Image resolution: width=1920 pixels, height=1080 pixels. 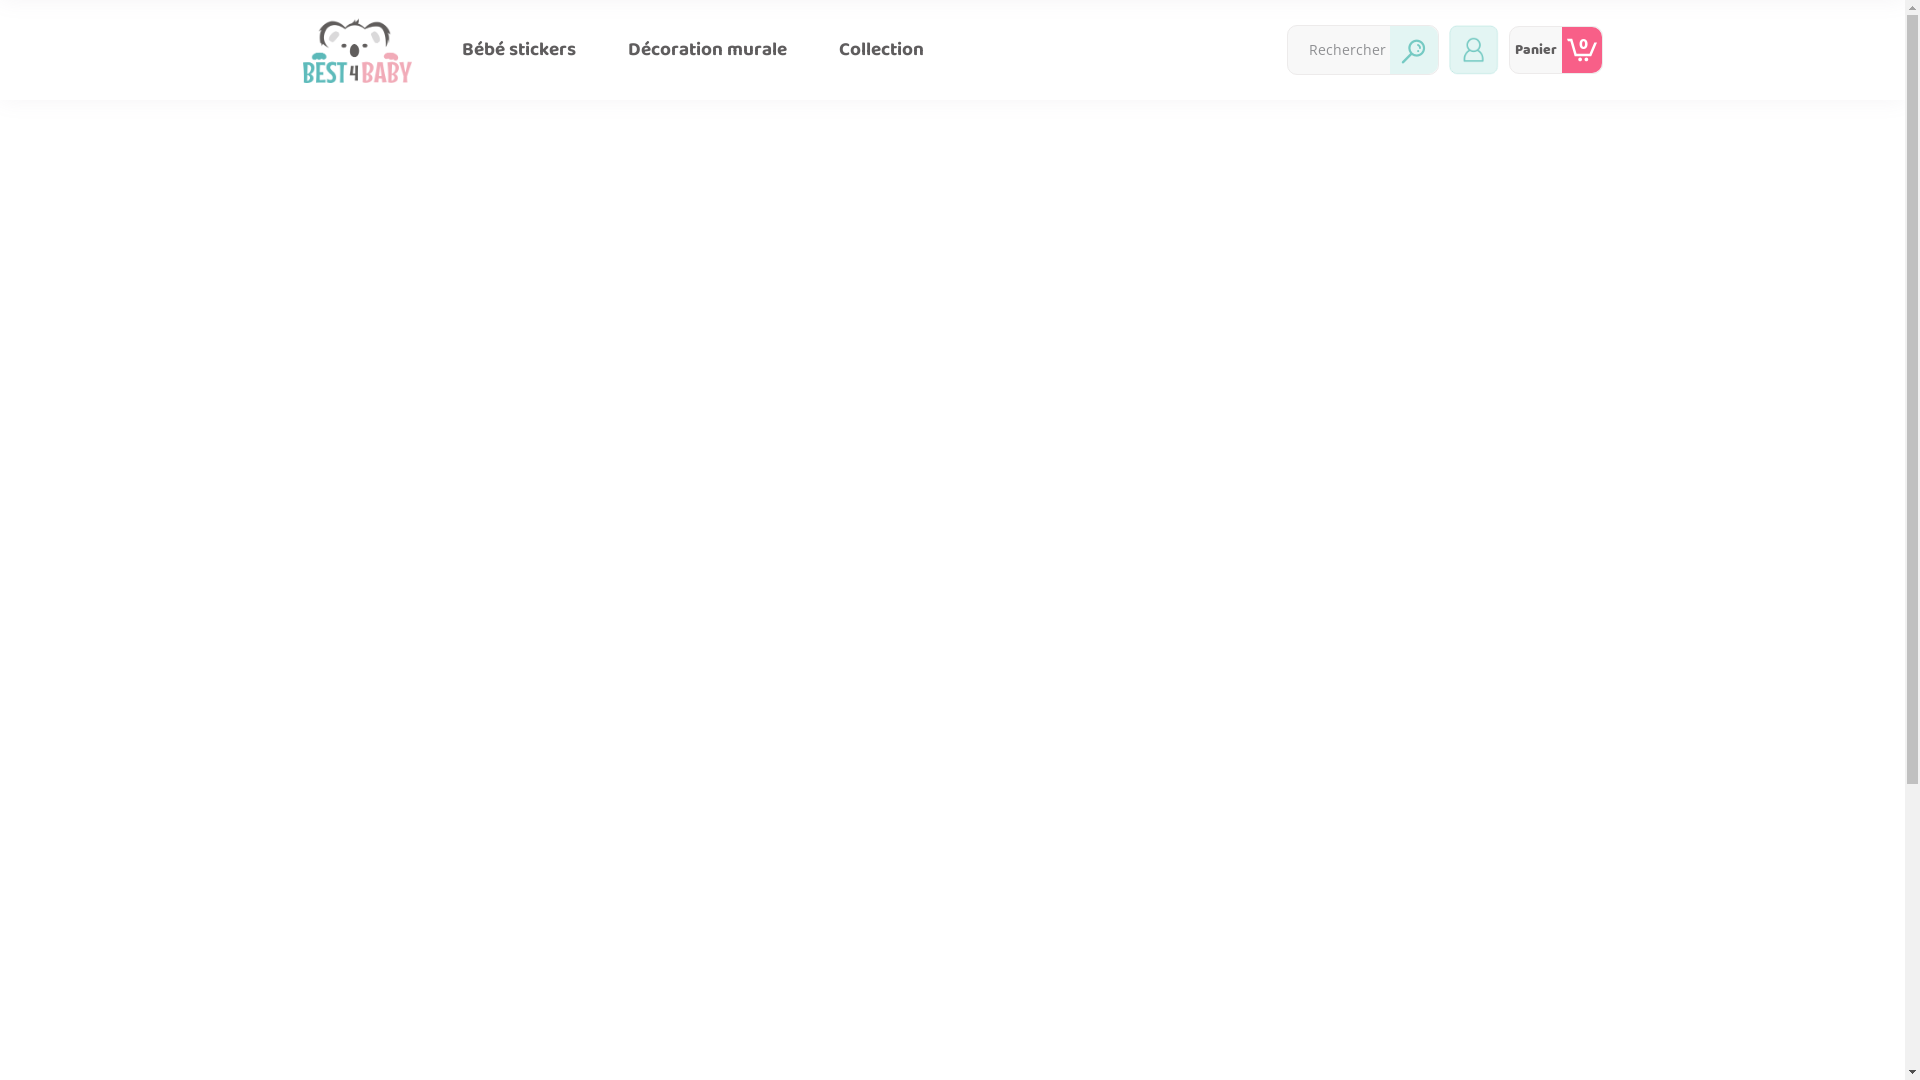 What do you see at coordinates (1554, 49) in the screenshot?
I see `'Panier` at bounding box center [1554, 49].